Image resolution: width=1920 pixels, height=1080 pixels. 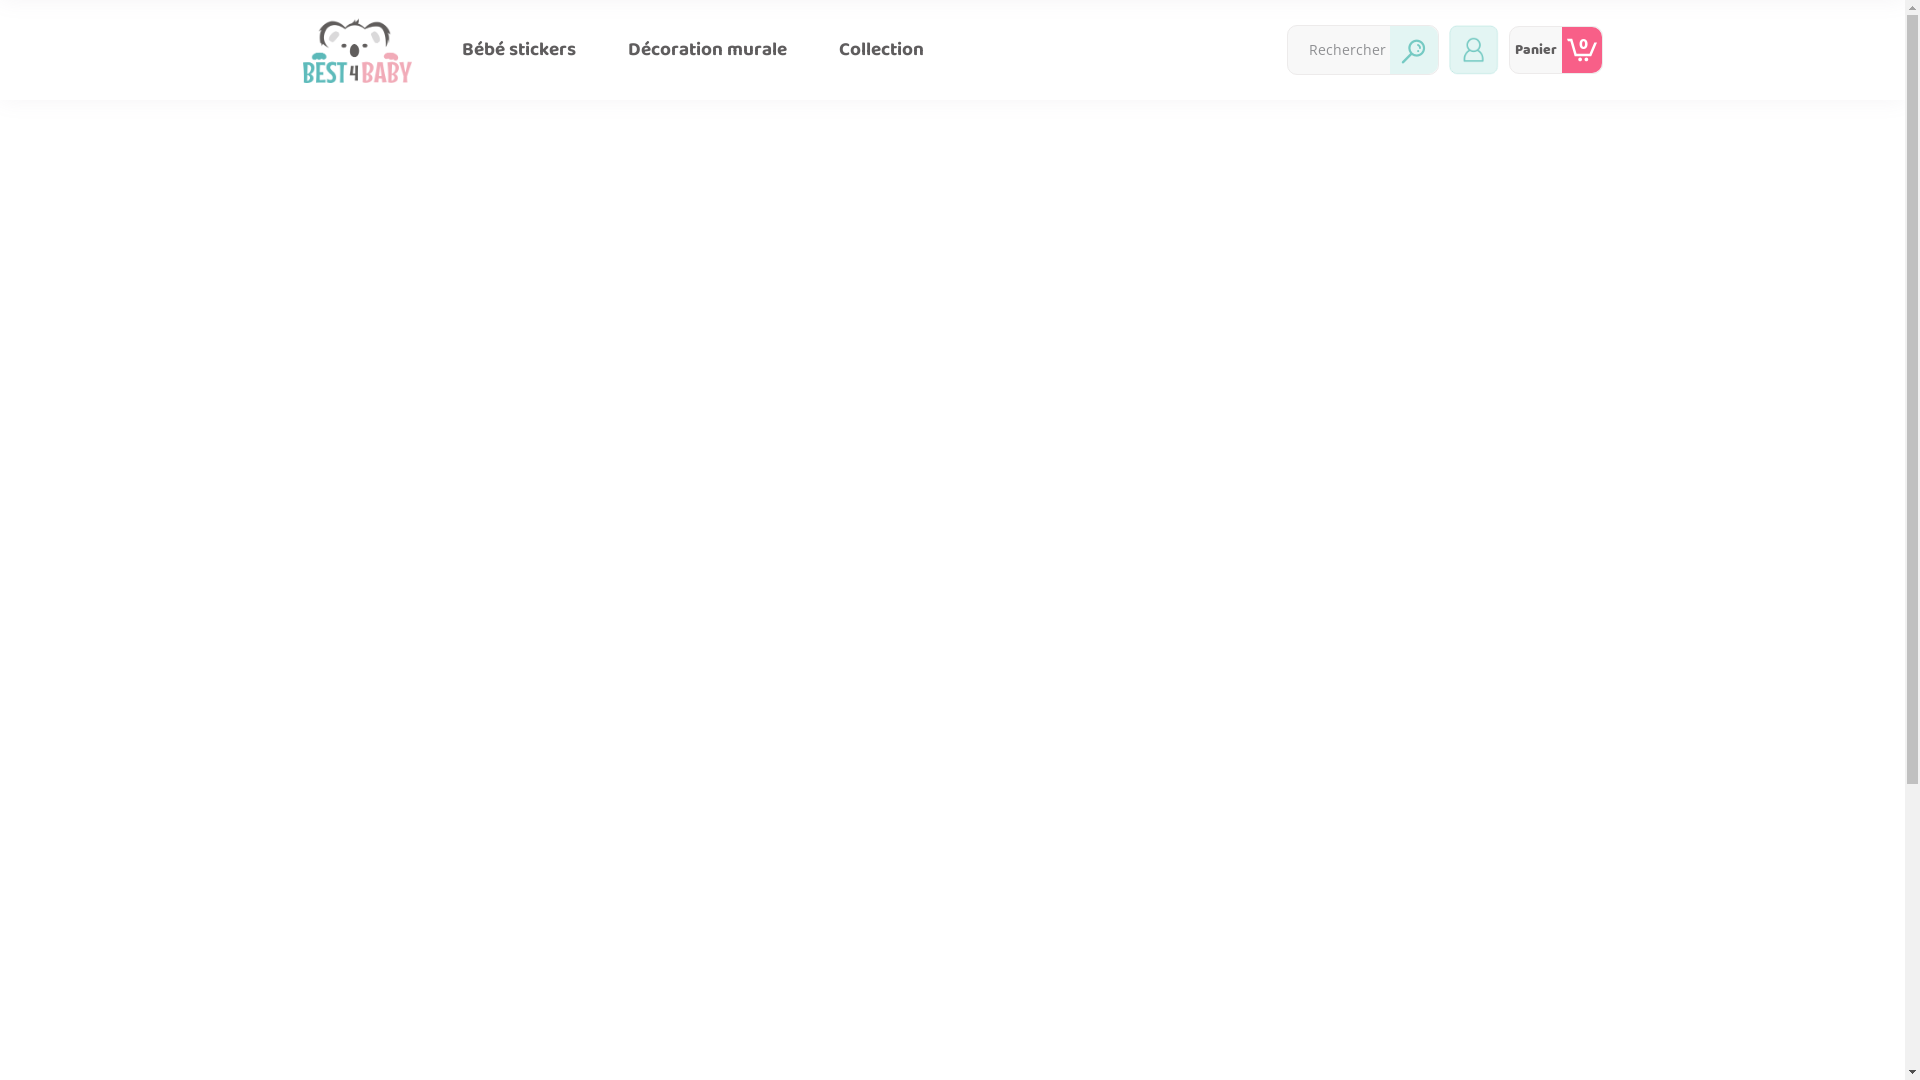 What do you see at coordinates (1554, 49) in the screenshot?
I see `'Panier` at bounding box center [1554, 49].